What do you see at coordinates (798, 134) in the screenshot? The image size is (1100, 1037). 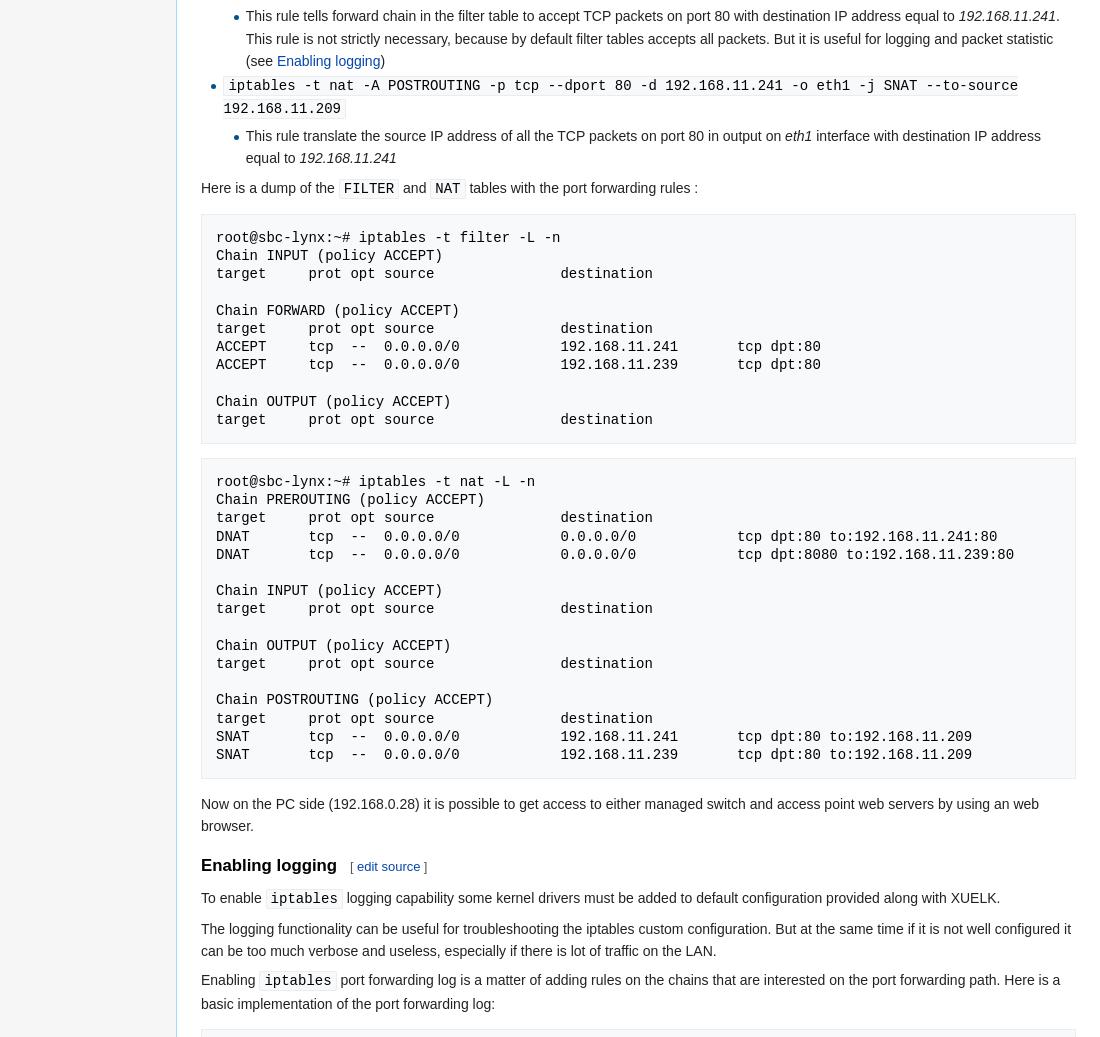 I see `'eth1'` at bounding box center [798, 134].